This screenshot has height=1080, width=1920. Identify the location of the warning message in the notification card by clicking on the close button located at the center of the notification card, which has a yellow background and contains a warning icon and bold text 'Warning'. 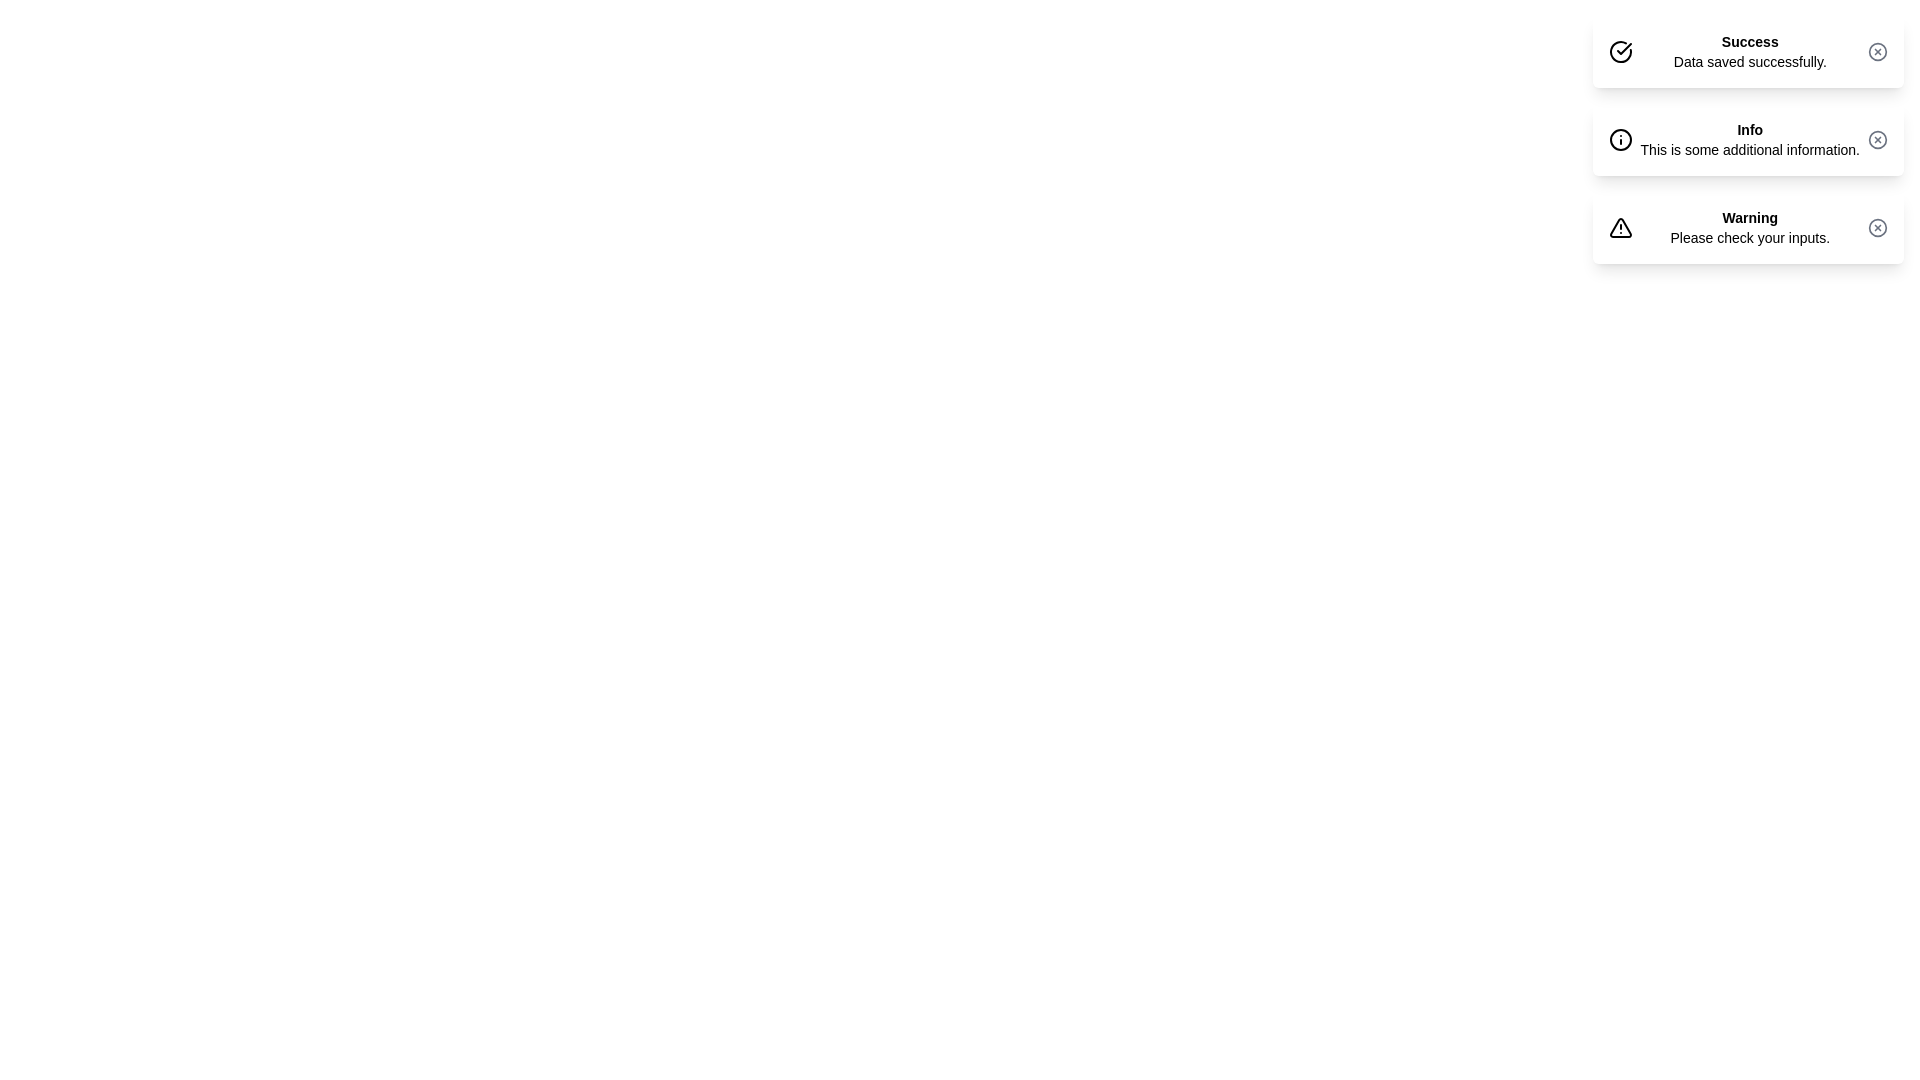
(1747, 226).